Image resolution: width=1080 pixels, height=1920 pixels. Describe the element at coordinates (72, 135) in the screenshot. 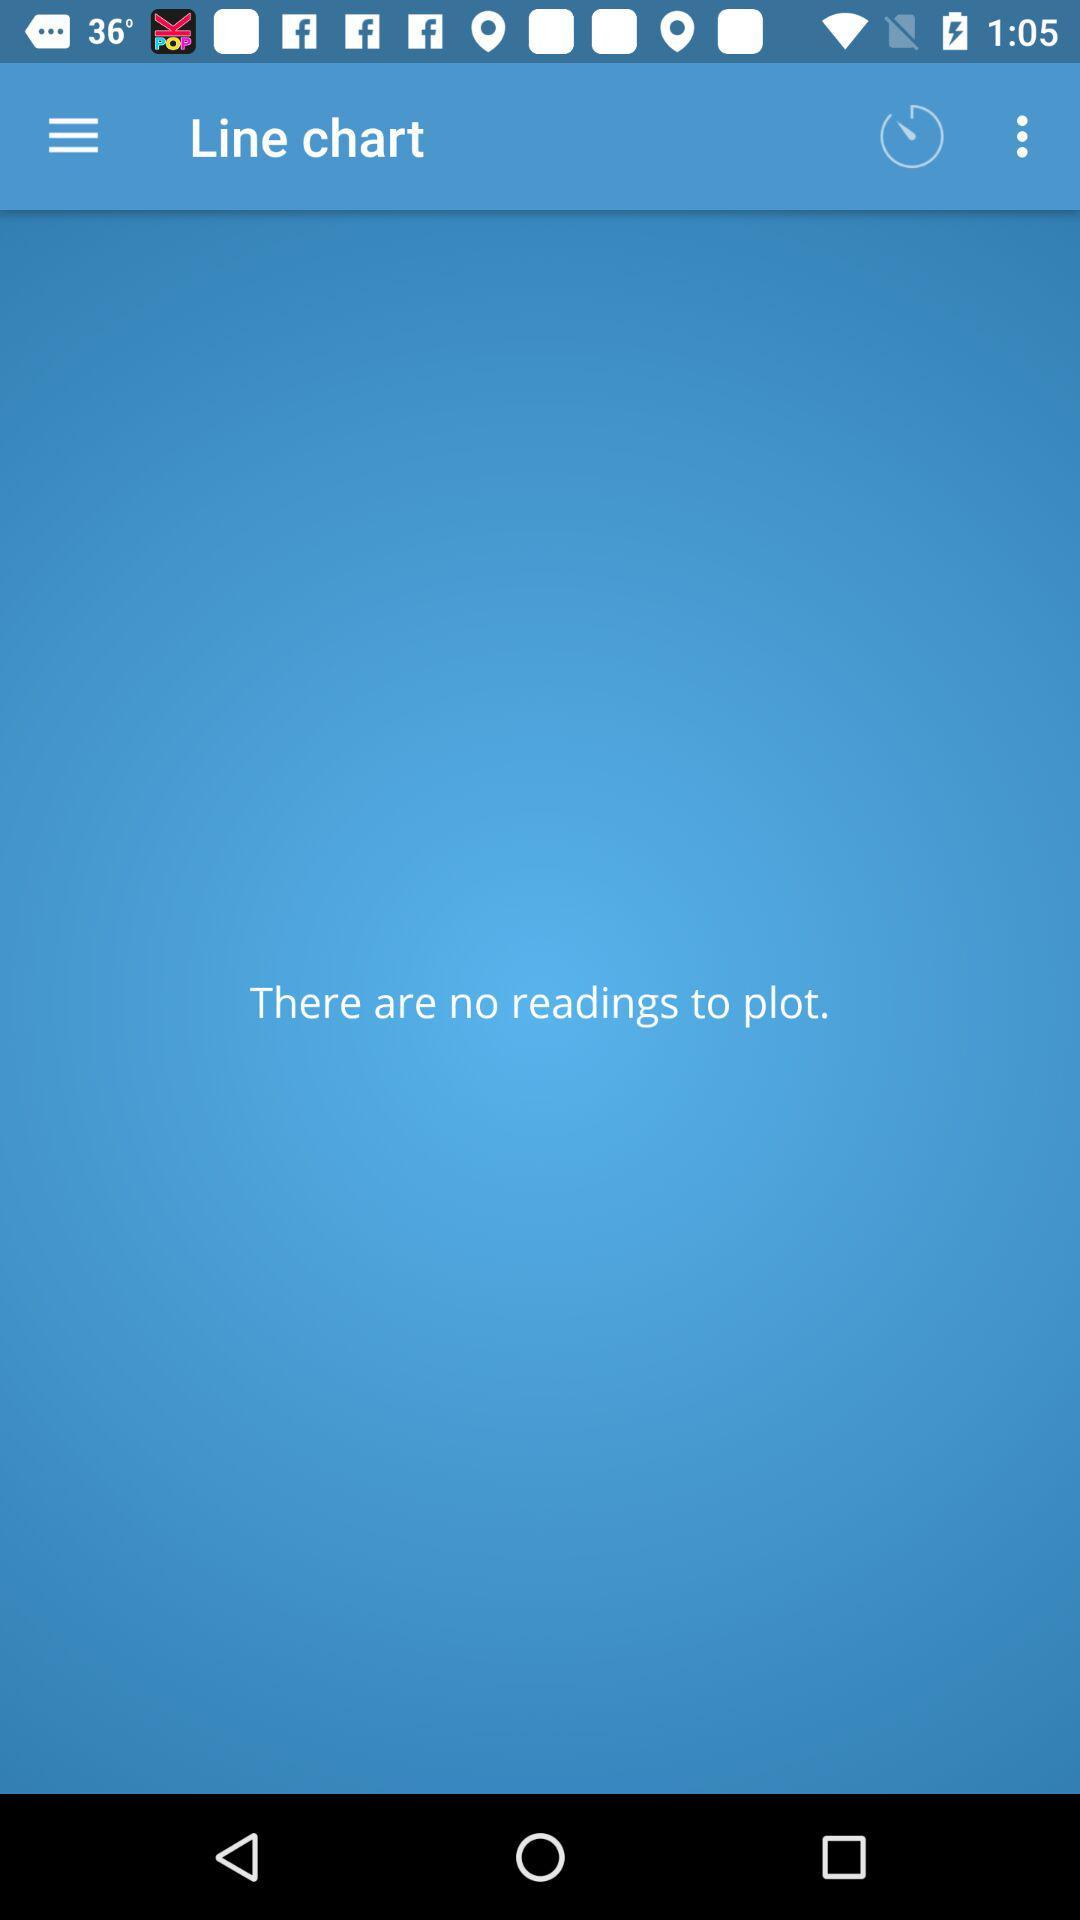

I see `item to the left of line chart item` at that location.